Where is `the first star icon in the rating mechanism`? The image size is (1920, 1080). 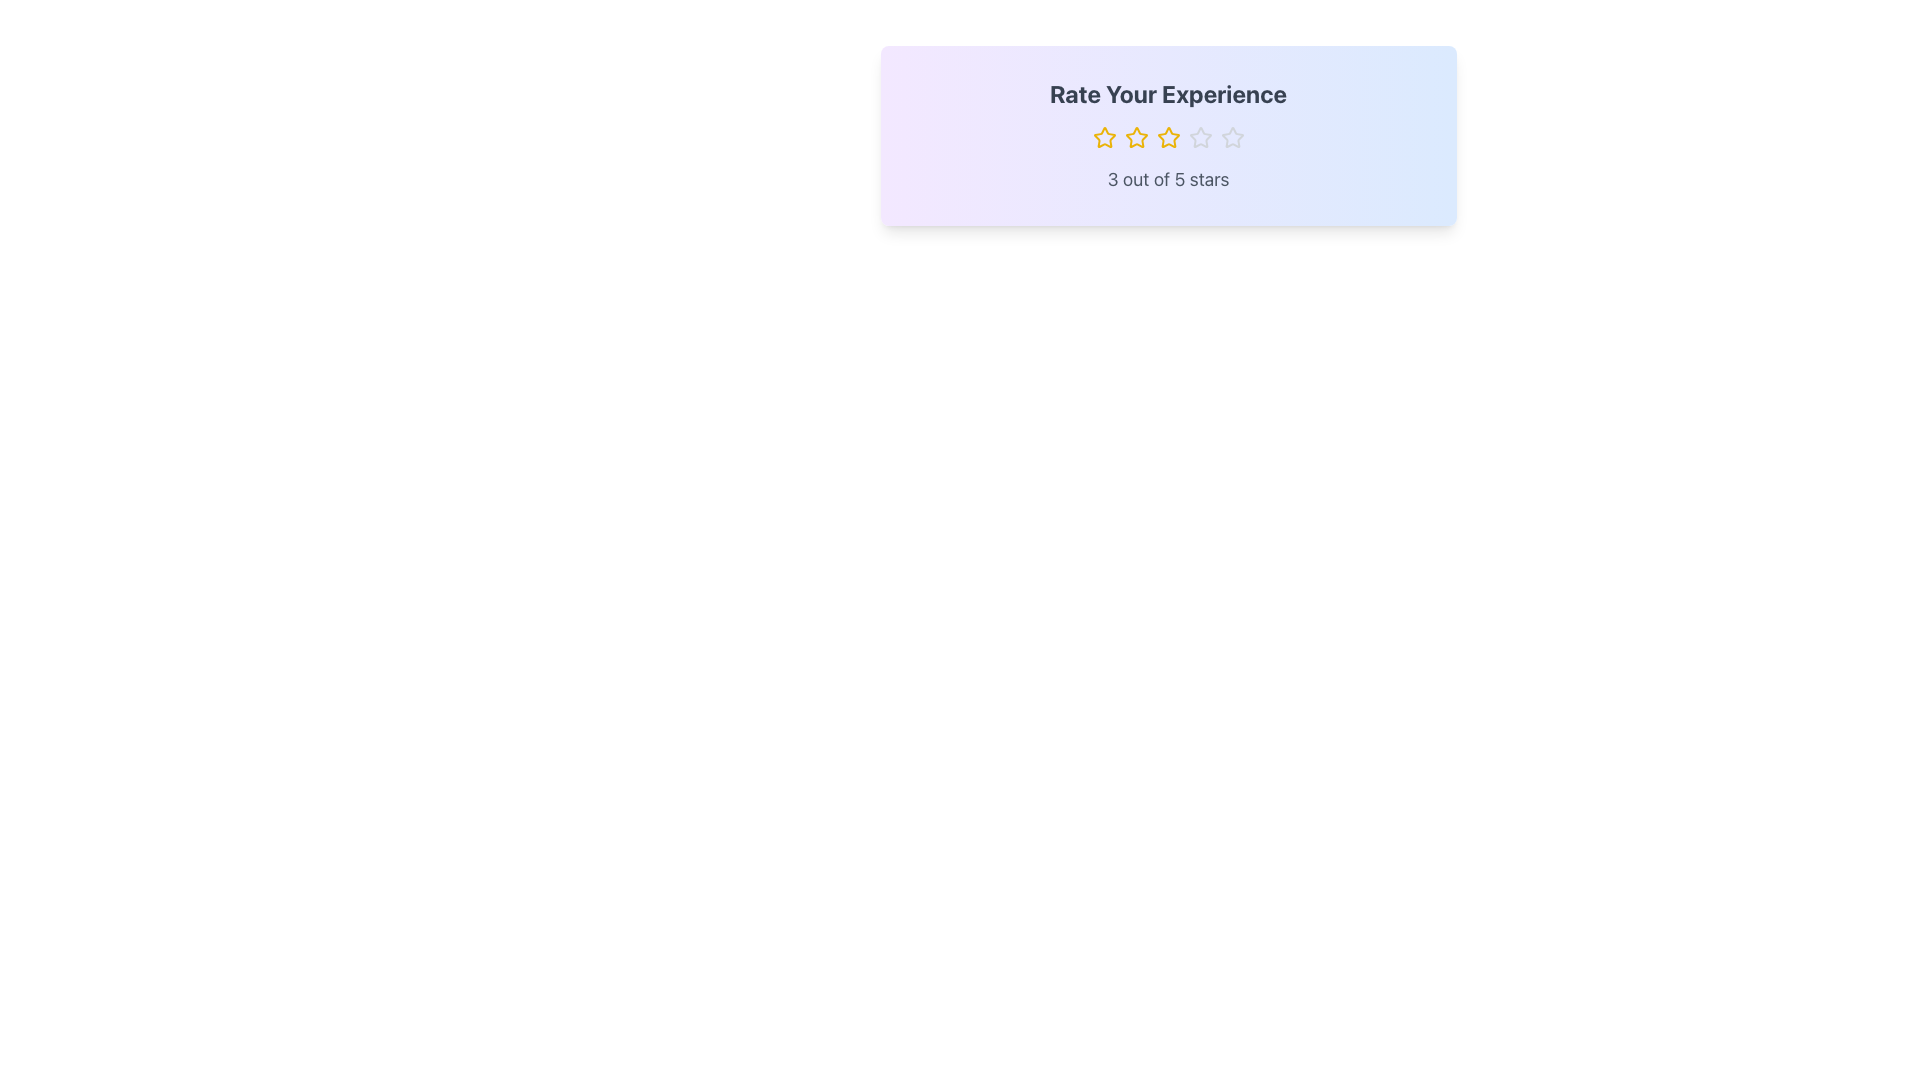
the first star icon in the rating mechanism is located at coordinates (1103, 137).